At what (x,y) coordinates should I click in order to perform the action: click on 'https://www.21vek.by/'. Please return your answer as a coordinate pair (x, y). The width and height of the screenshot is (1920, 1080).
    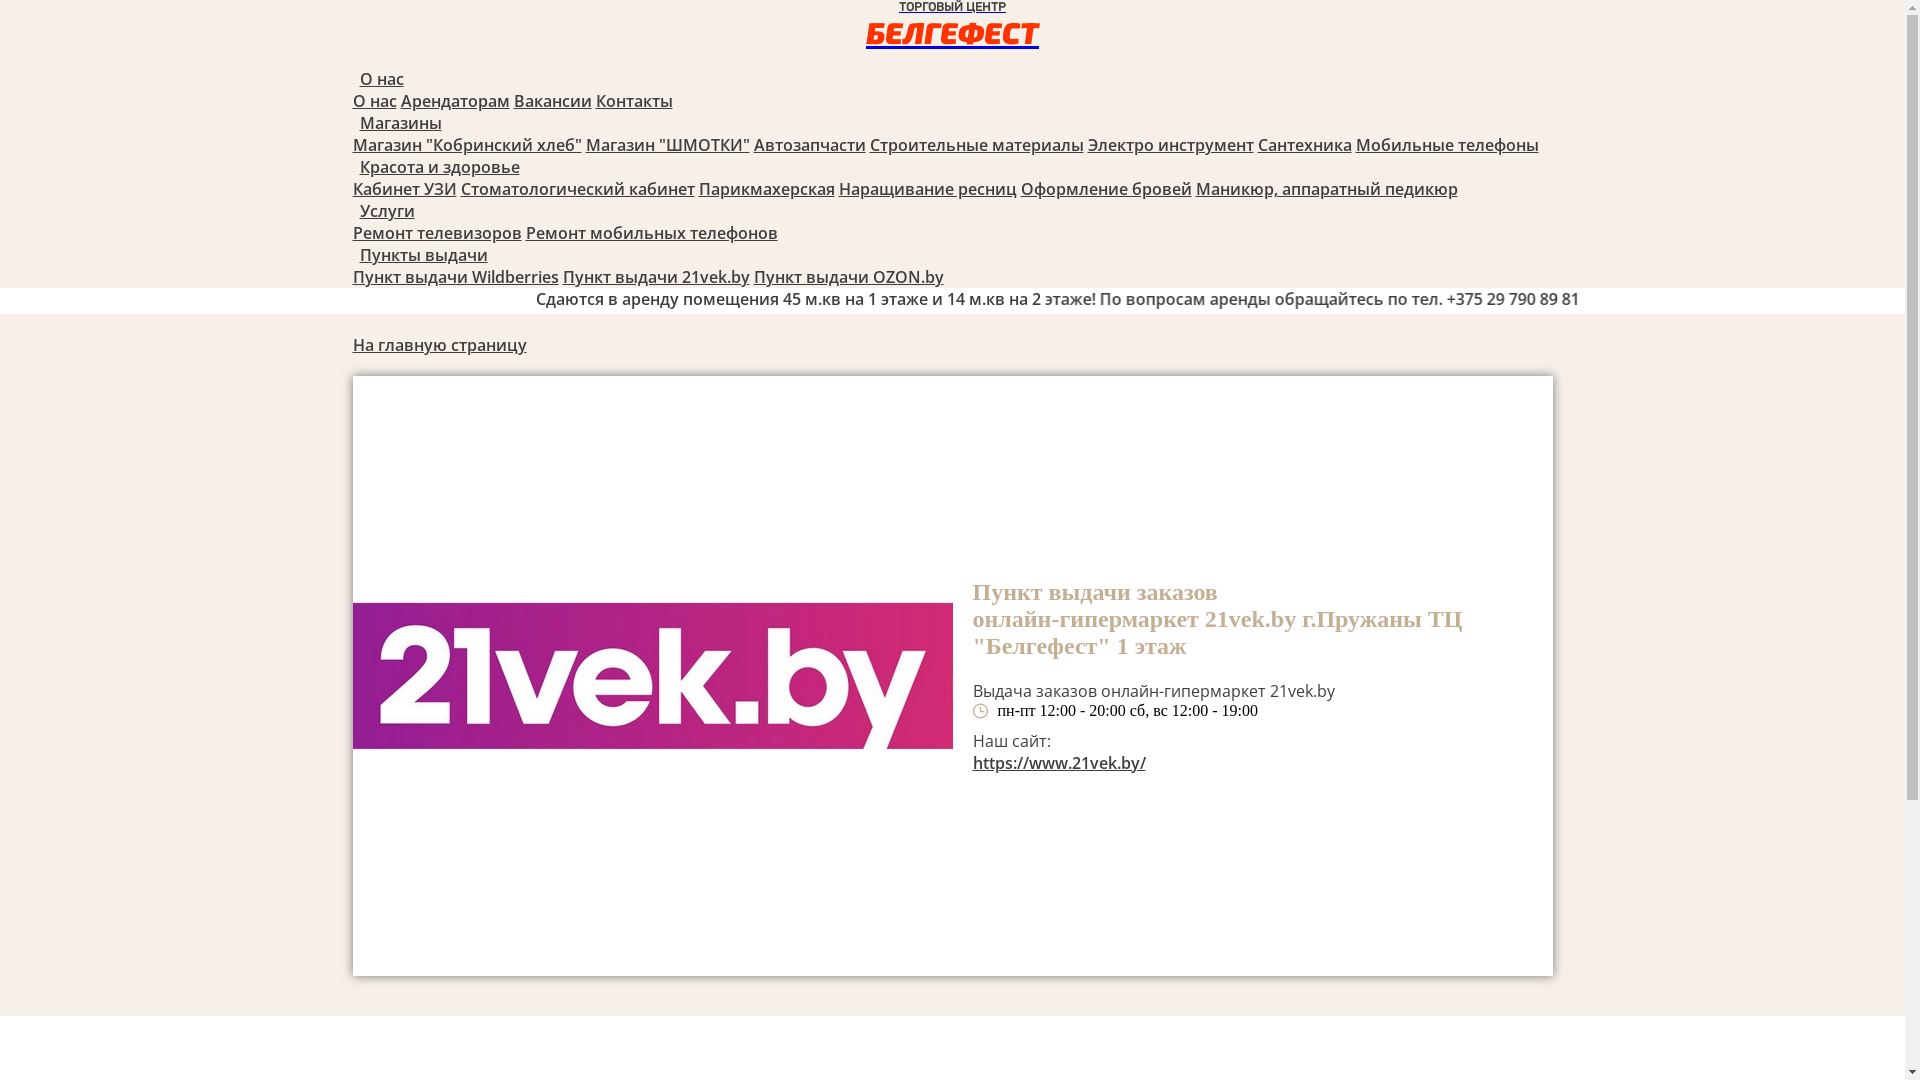
    Looking at the image, I should click on (1057, 763).